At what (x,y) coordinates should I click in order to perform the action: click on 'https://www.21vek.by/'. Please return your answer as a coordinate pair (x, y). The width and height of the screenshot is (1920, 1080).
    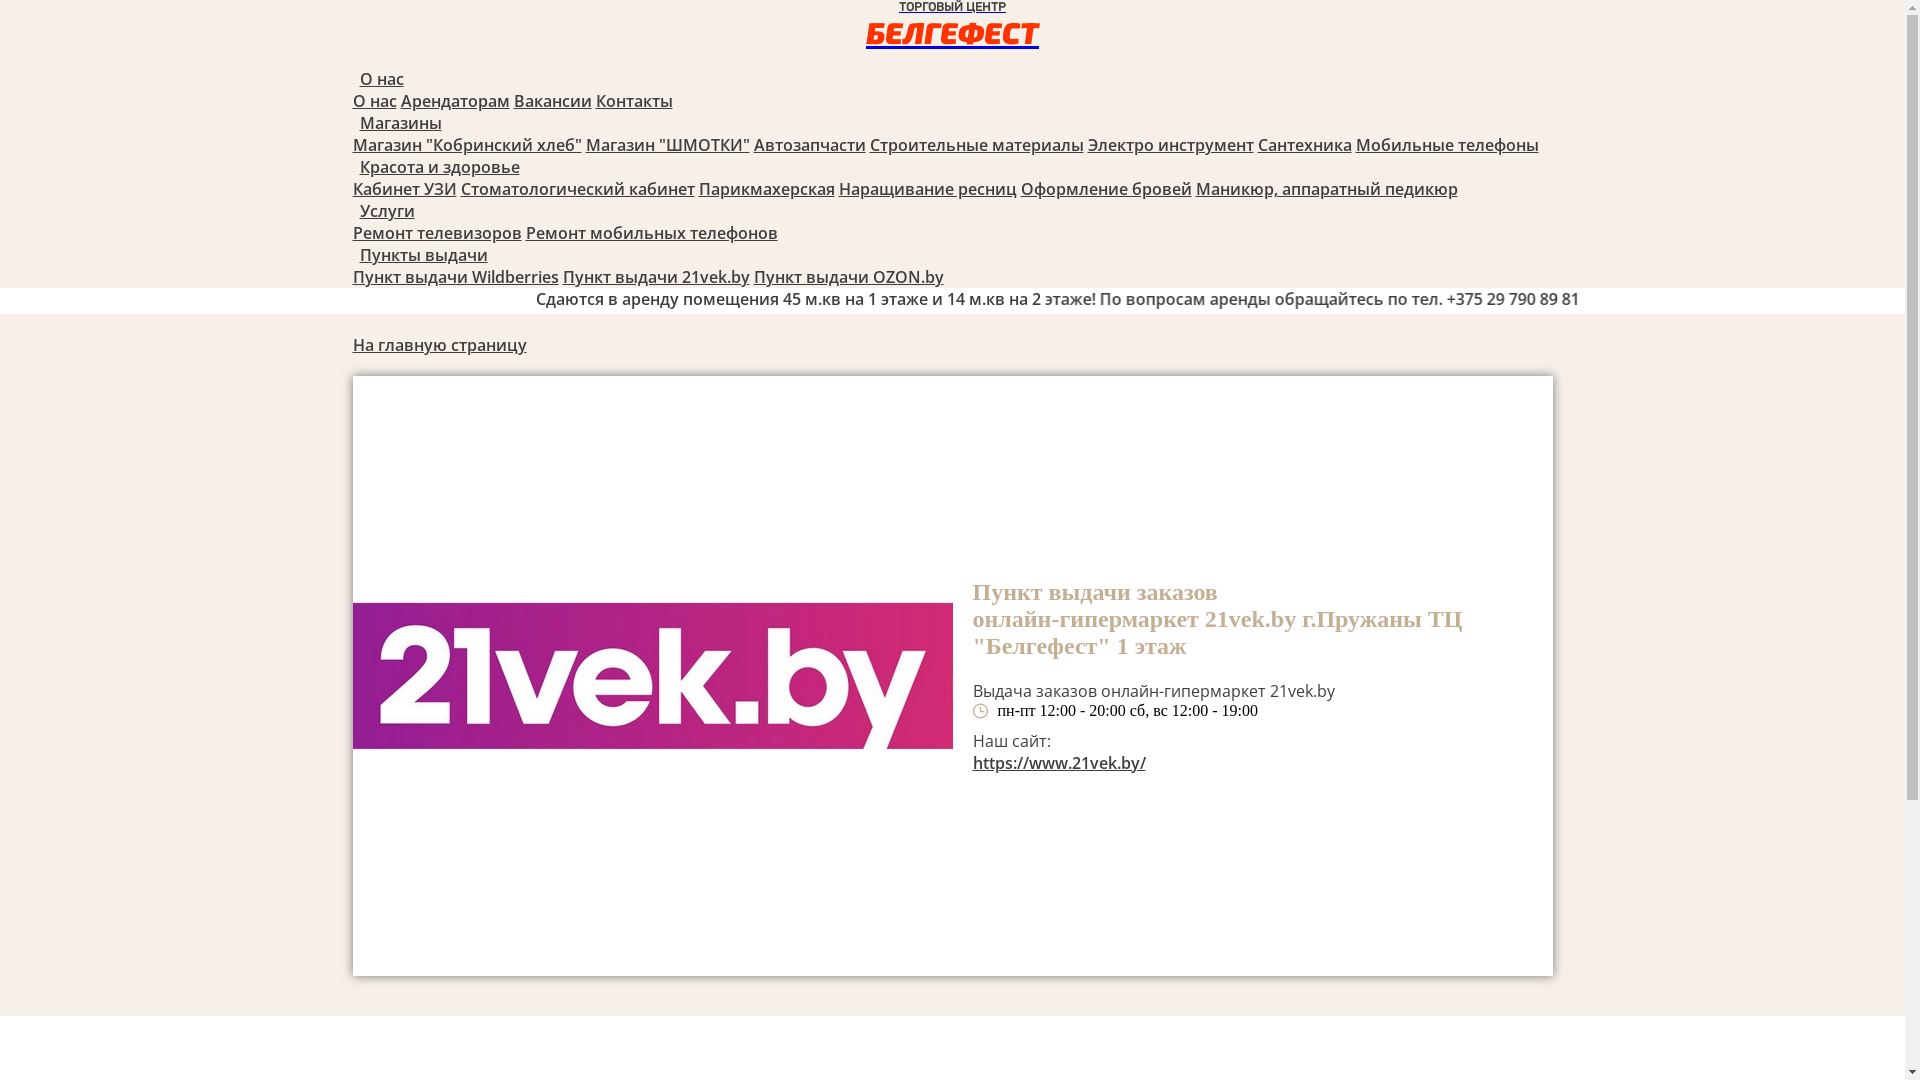
    Looking at the image, I should click on (1057, 763).